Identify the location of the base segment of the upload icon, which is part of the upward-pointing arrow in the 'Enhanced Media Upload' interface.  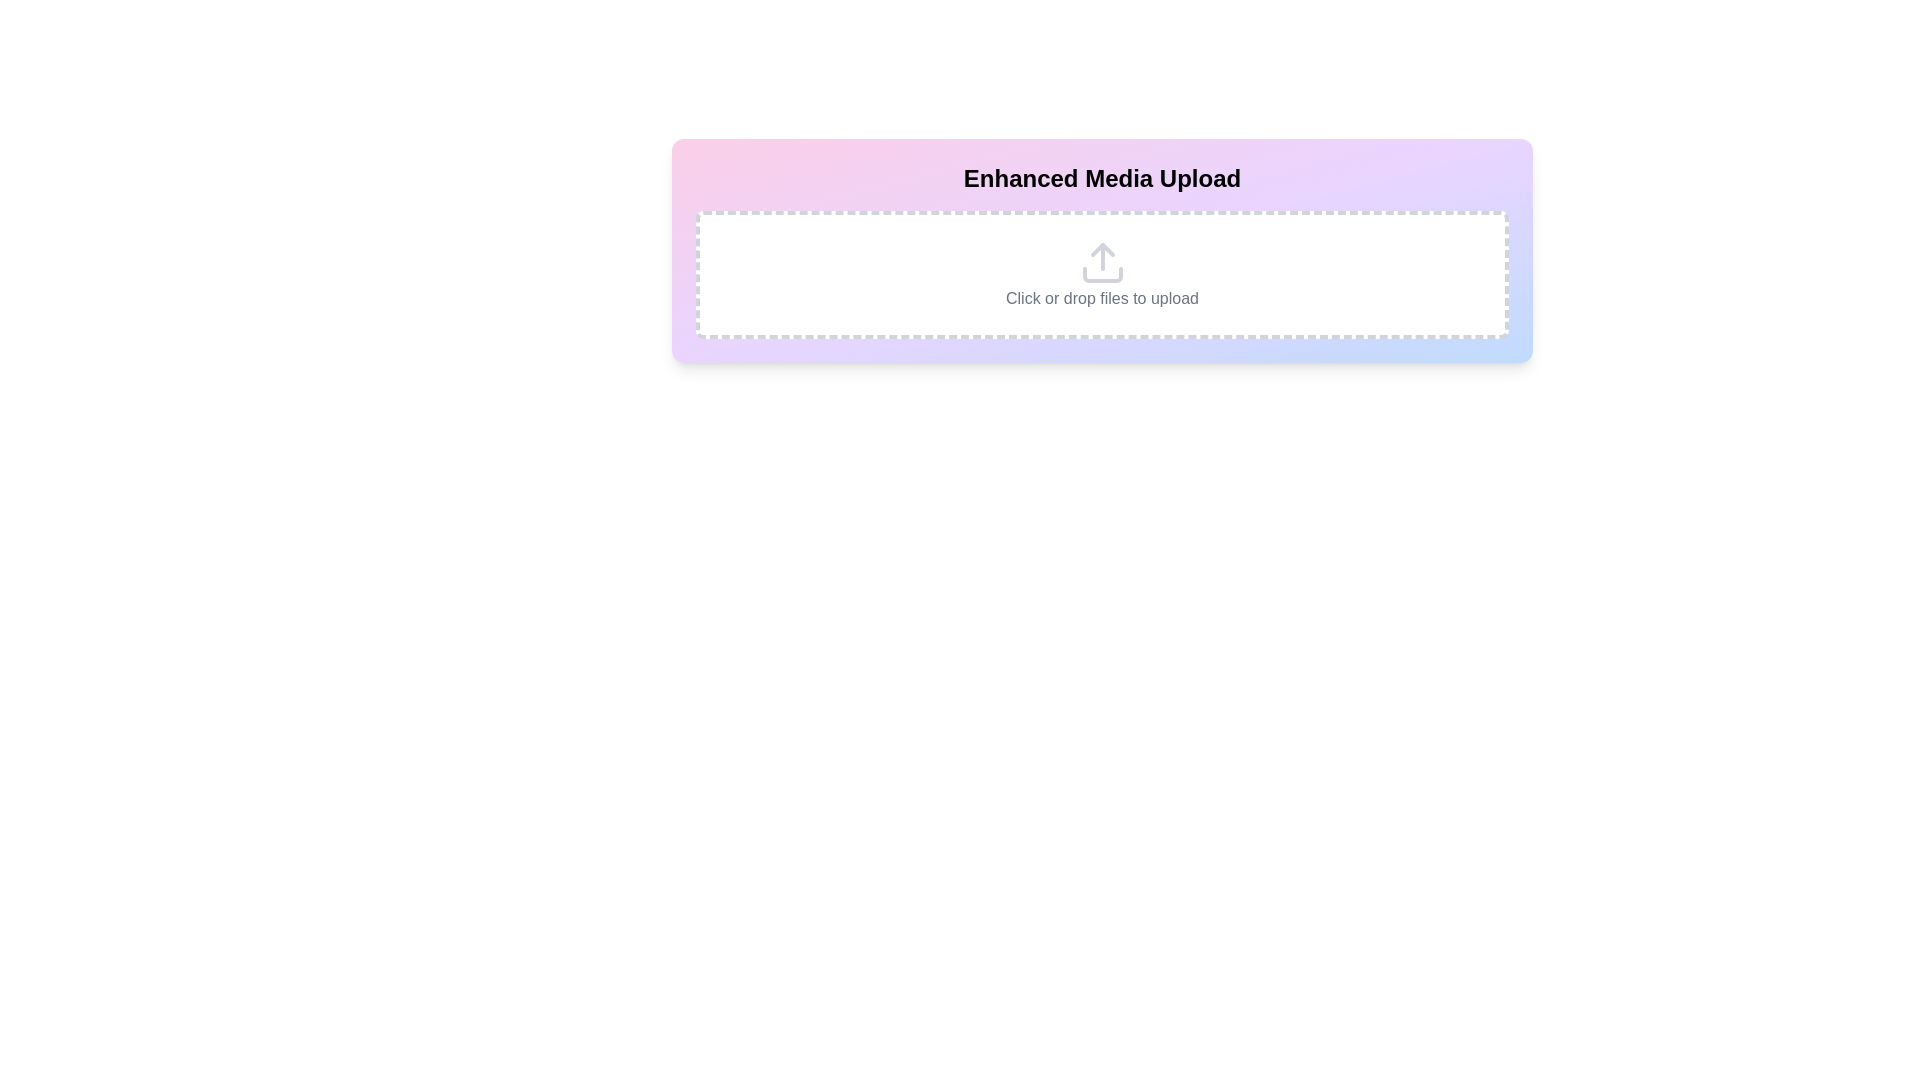
(1101, 274).